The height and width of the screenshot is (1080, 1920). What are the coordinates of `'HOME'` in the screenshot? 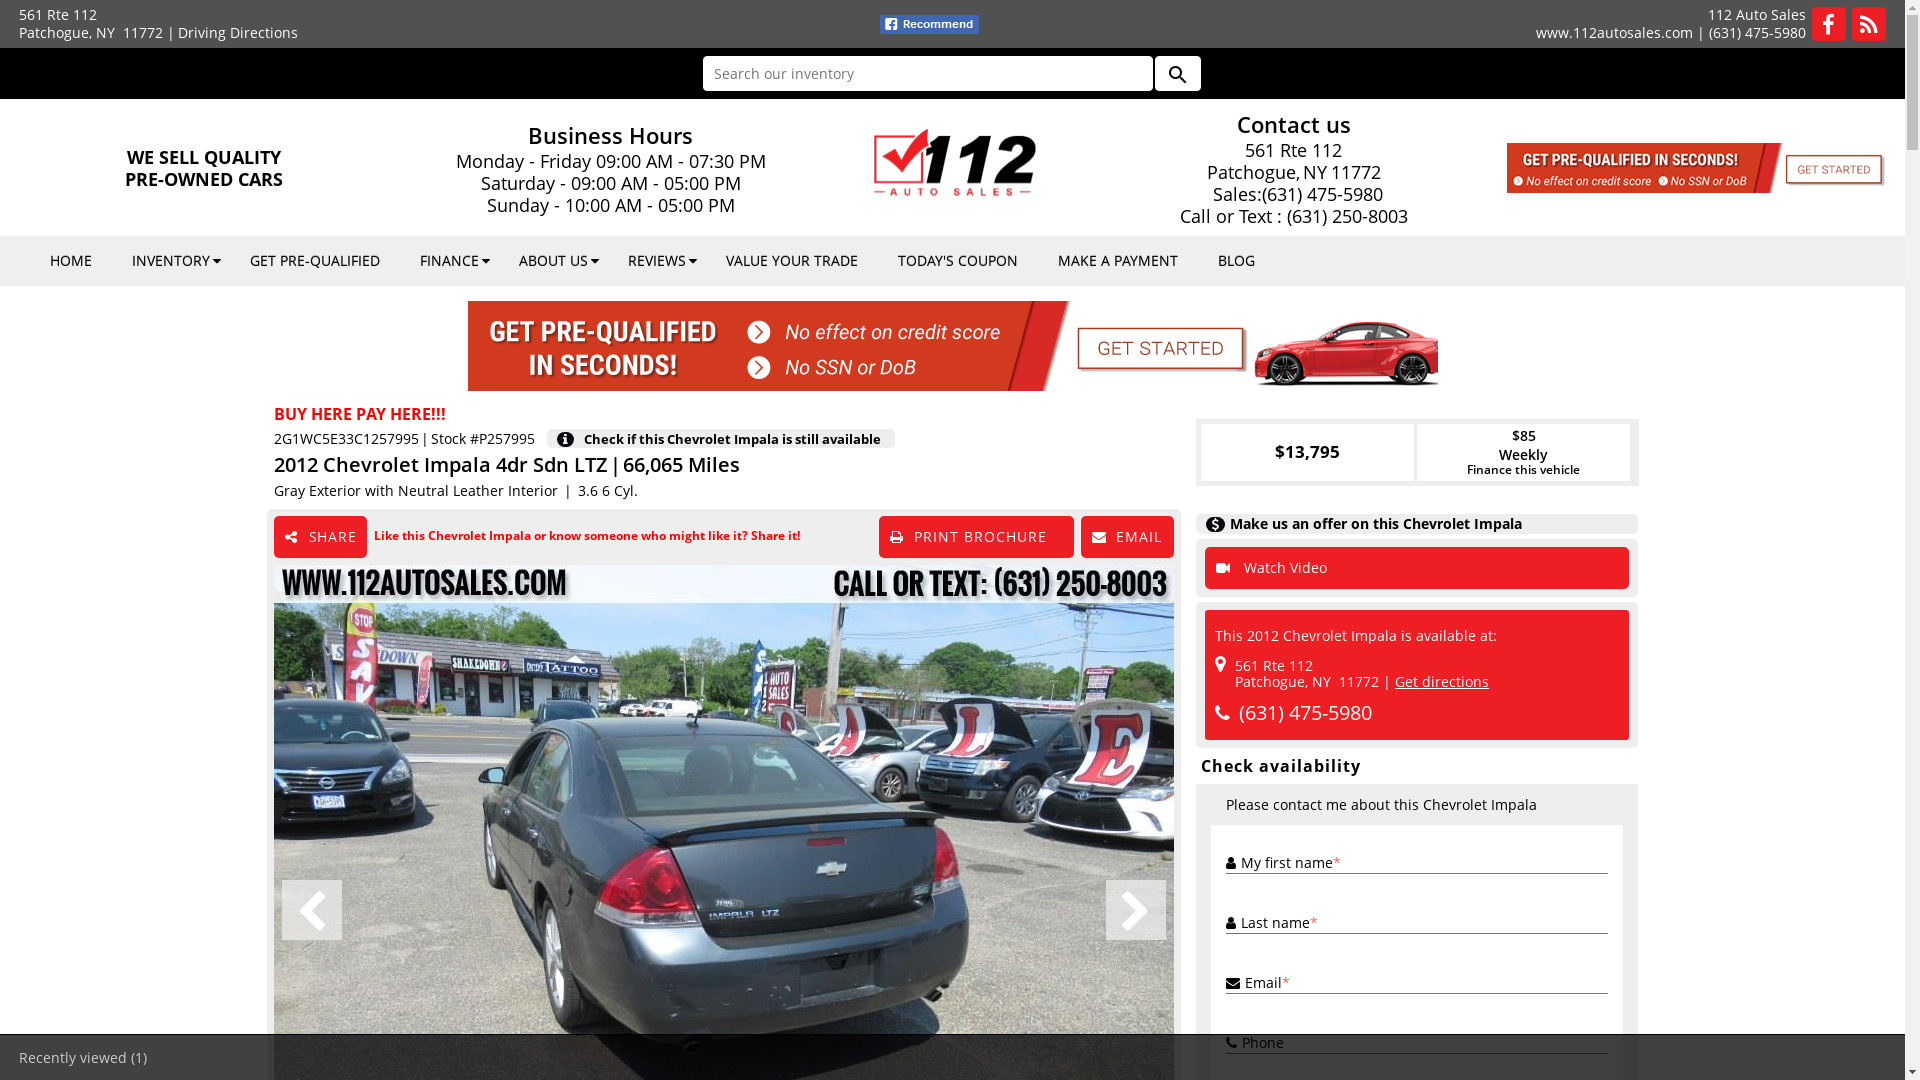 It's located at (71, 260).